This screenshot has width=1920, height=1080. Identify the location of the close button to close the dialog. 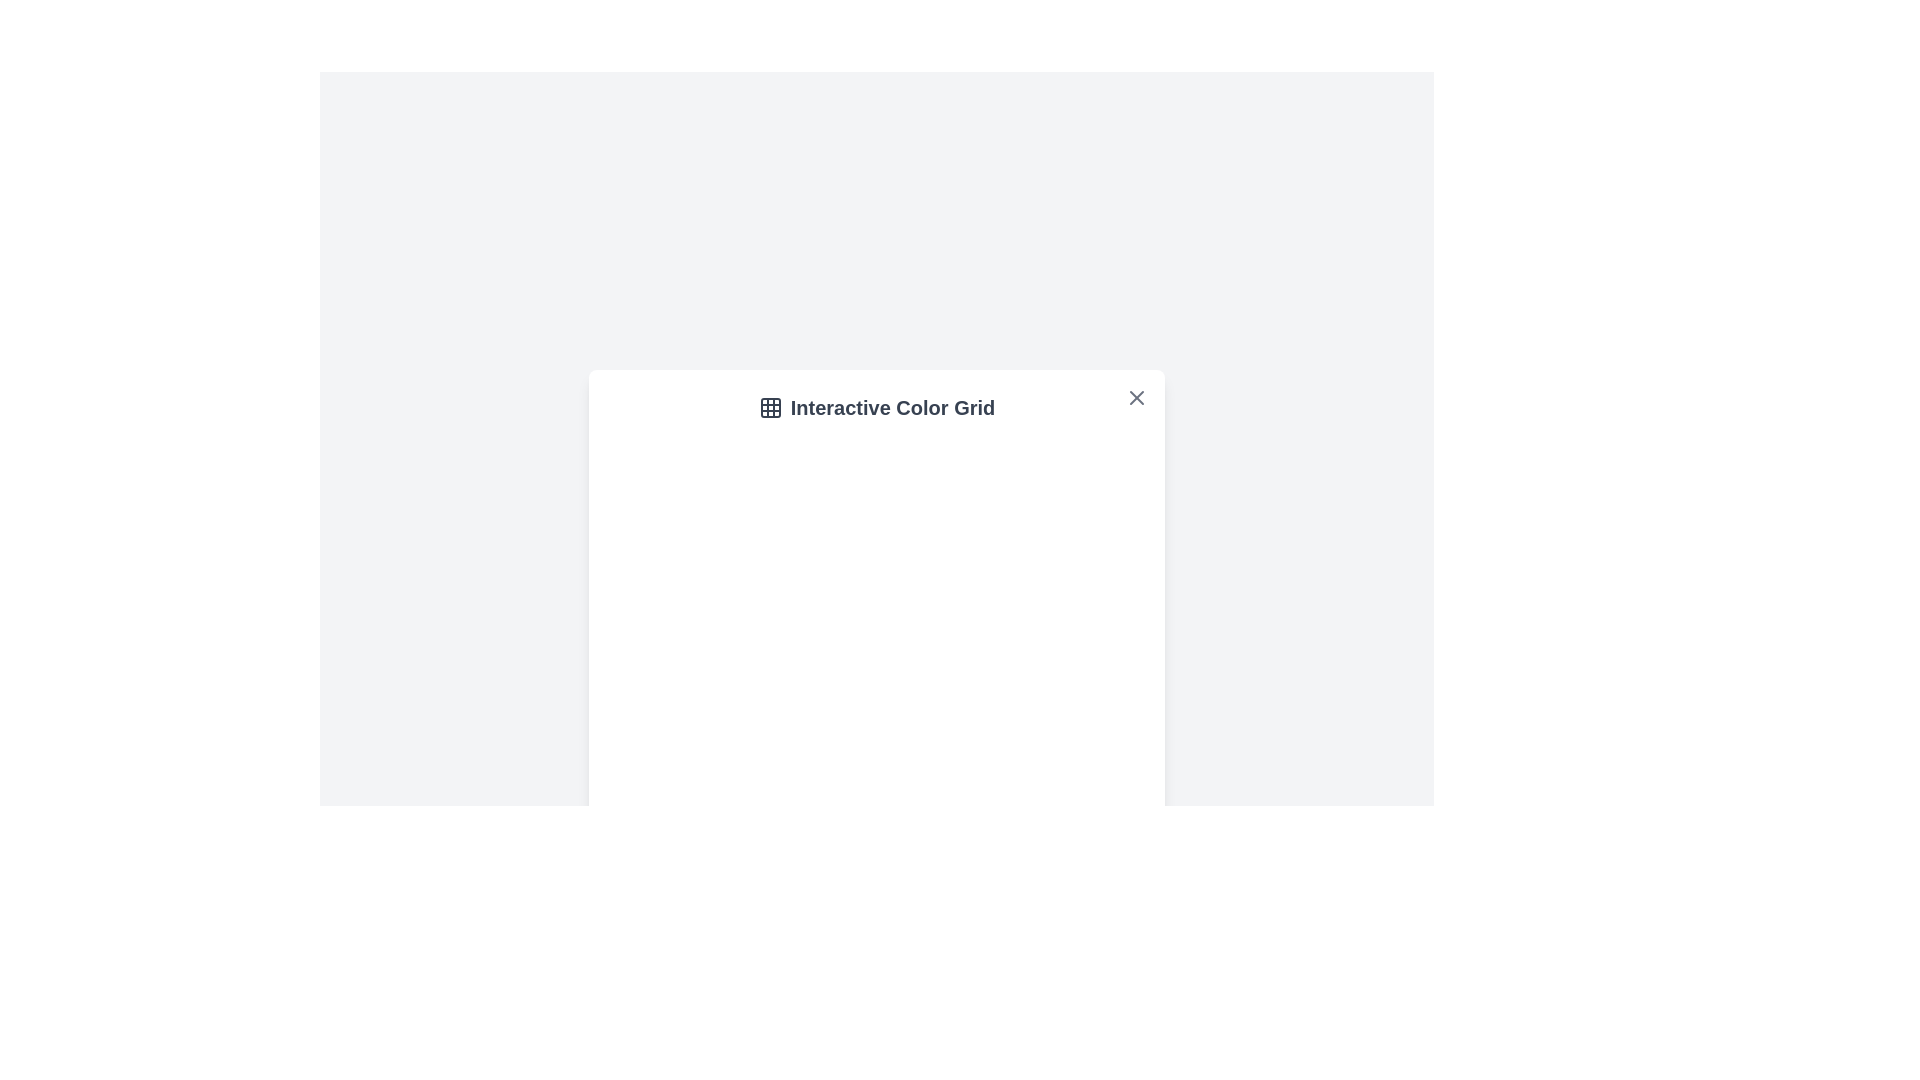
(1137, 397).